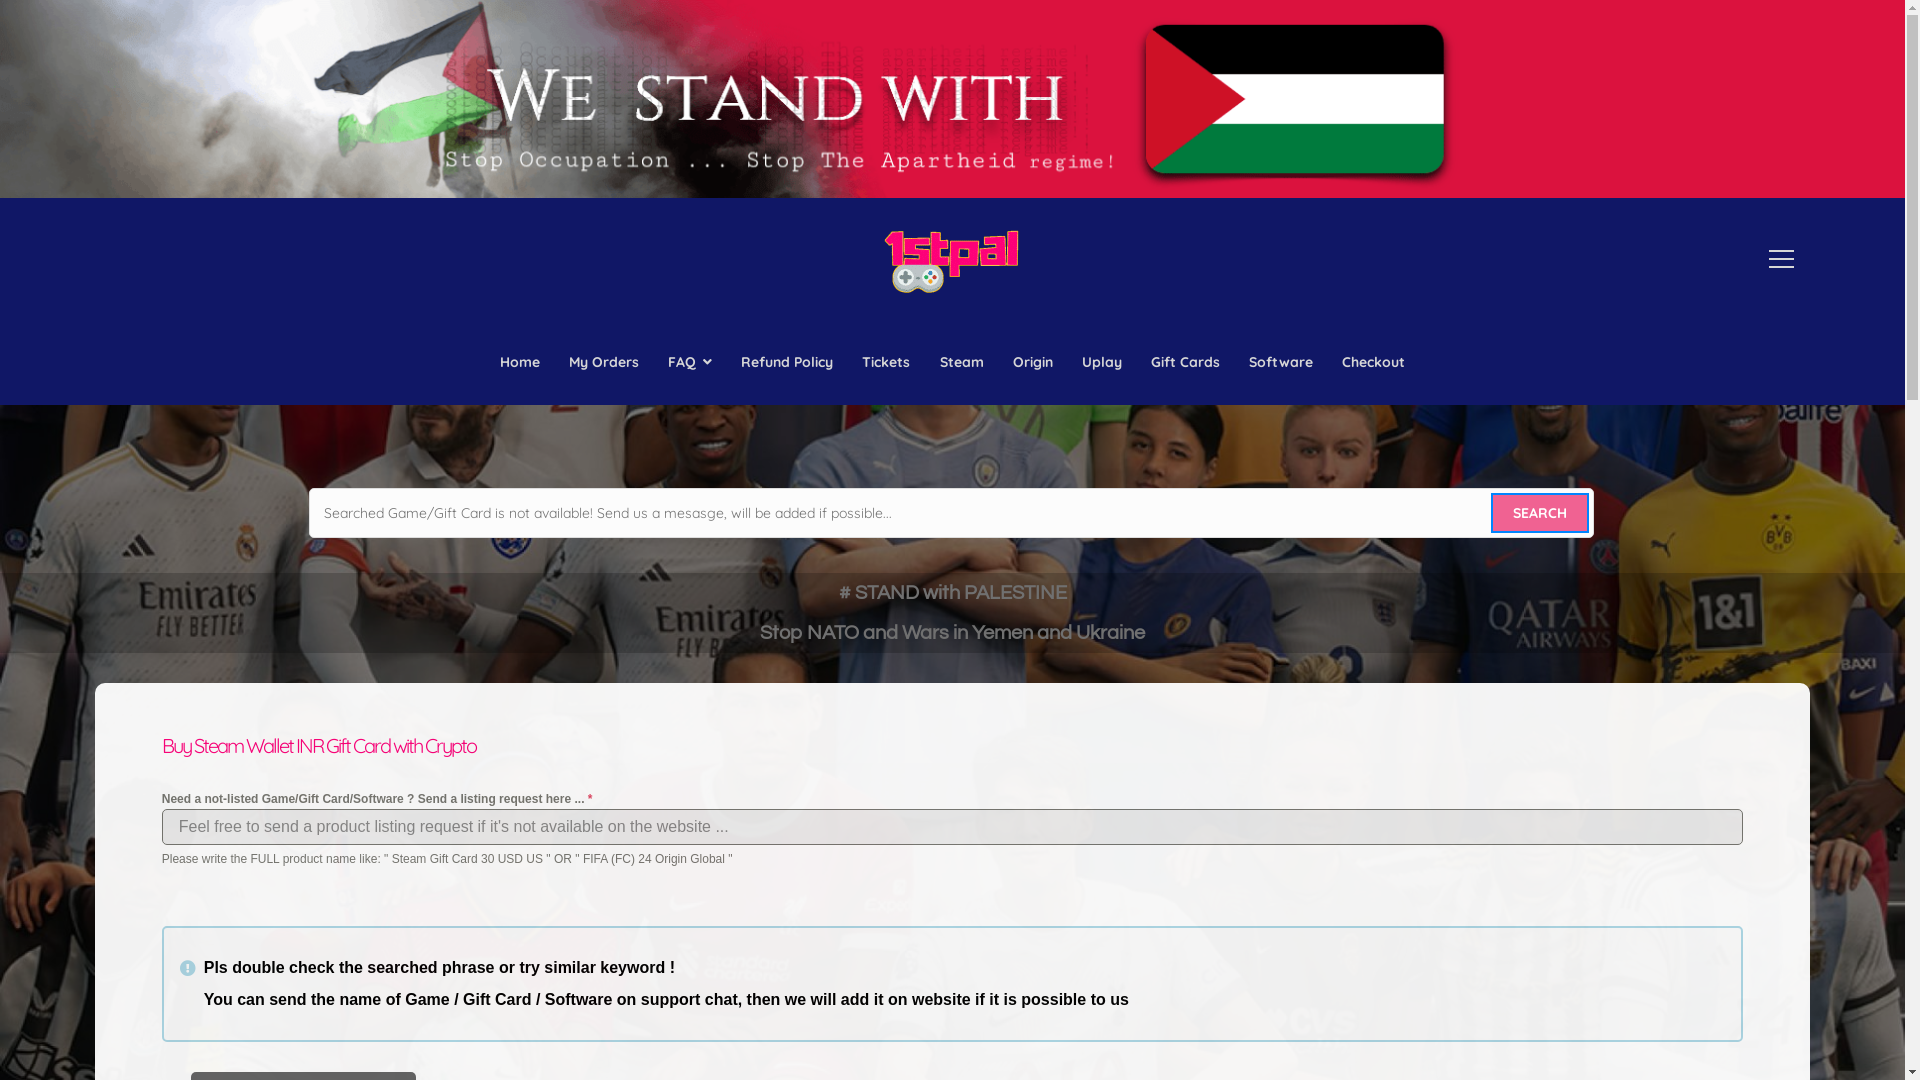  What do you see at coordinates (690, 362) in the screenshot?
I see `'FAQ'` at bounding box center [690, 362].